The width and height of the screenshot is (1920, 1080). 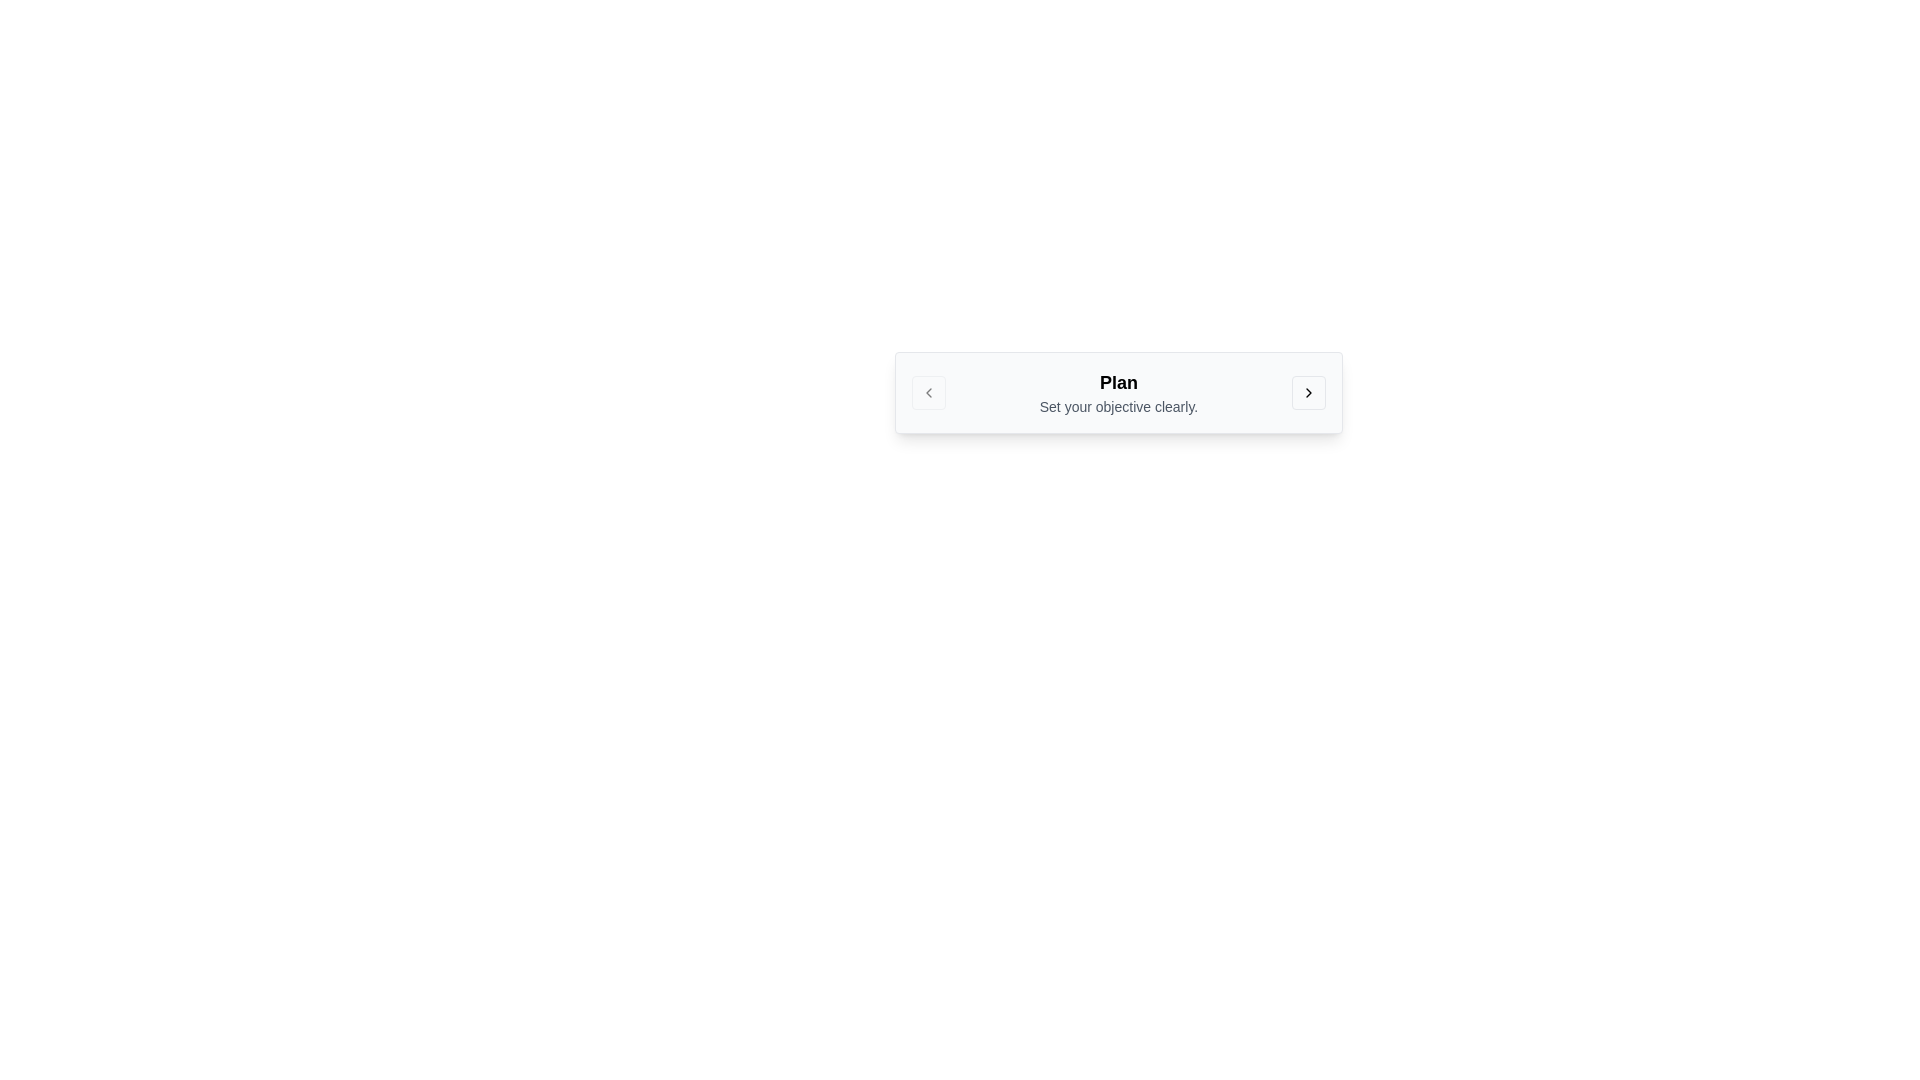 What do you see at coordinates (1117, 393) in the screenshot?
I see `the Text Display element that shows the title 'Plan' and the description 'Set your objective clearly.'` at bounding box center [1117, 393].